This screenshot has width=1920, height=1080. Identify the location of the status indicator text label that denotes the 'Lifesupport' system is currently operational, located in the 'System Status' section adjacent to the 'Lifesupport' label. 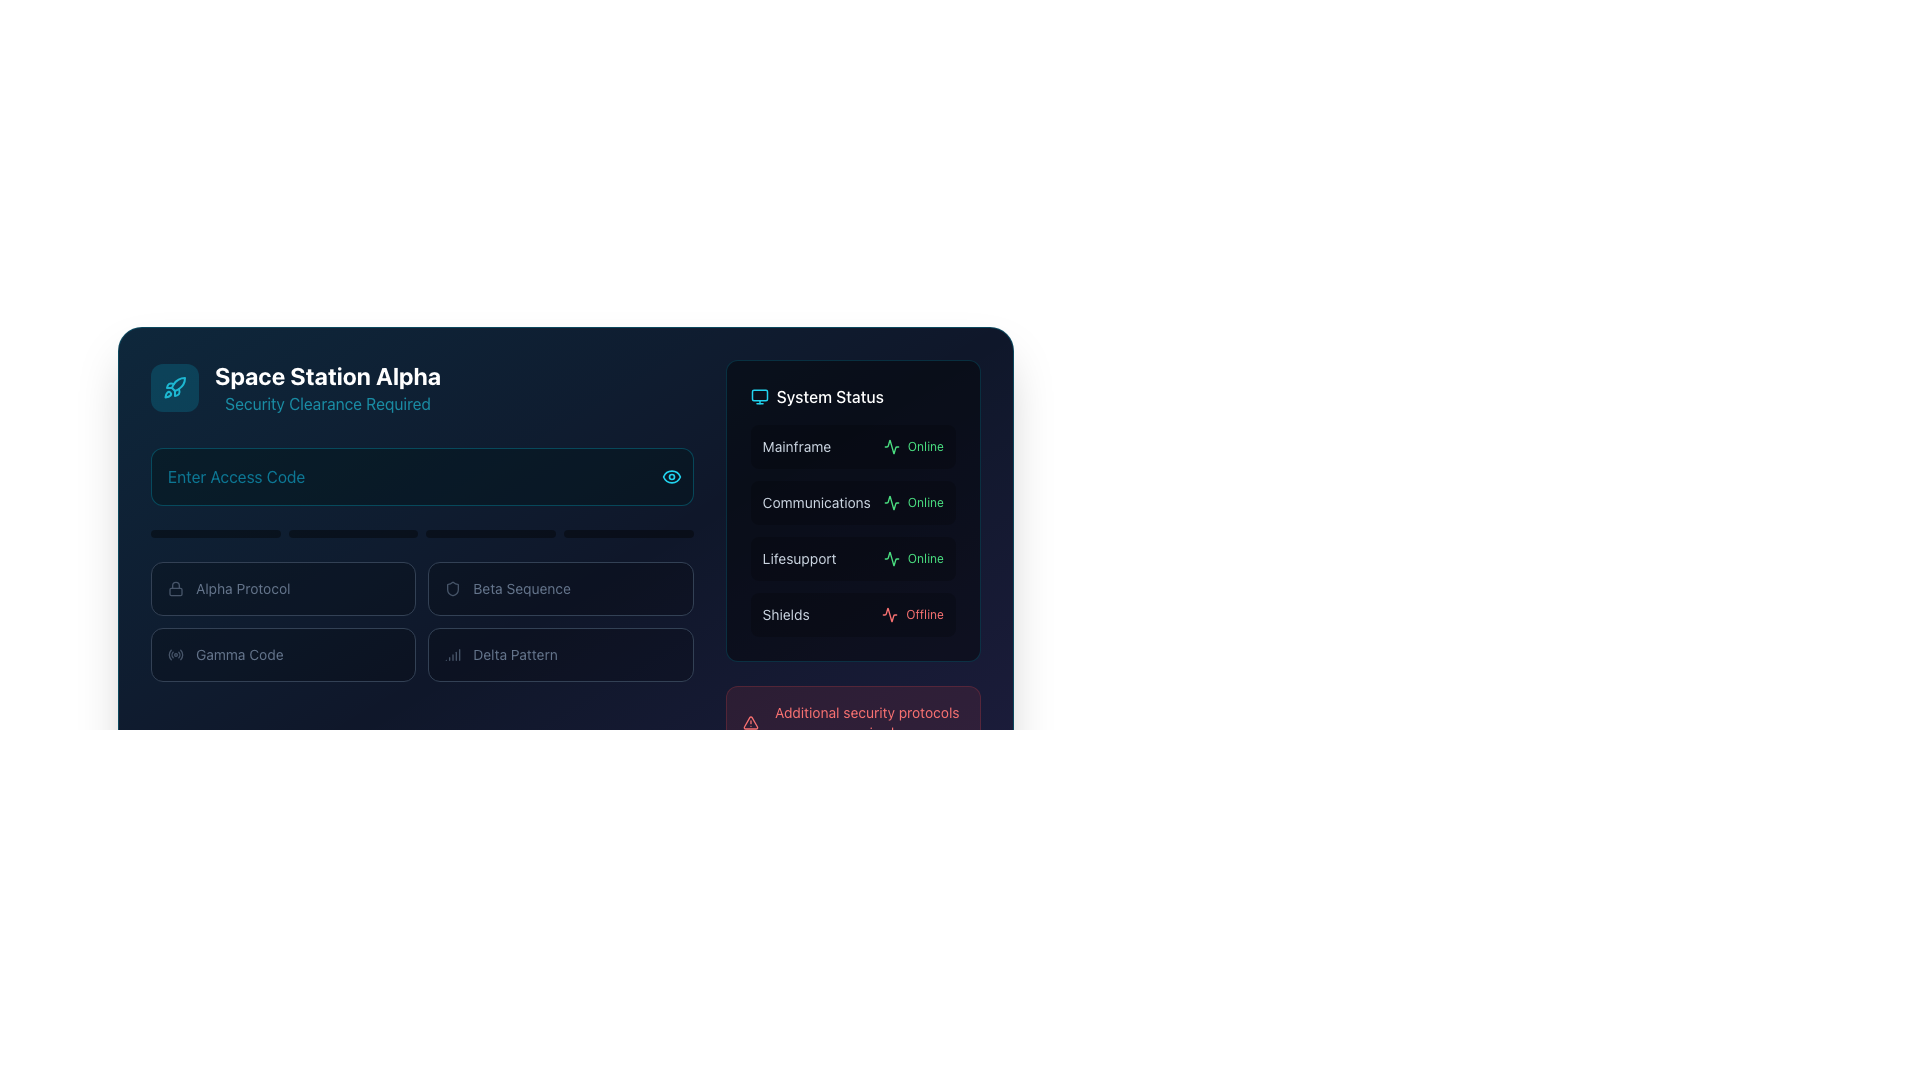
(924, 559).